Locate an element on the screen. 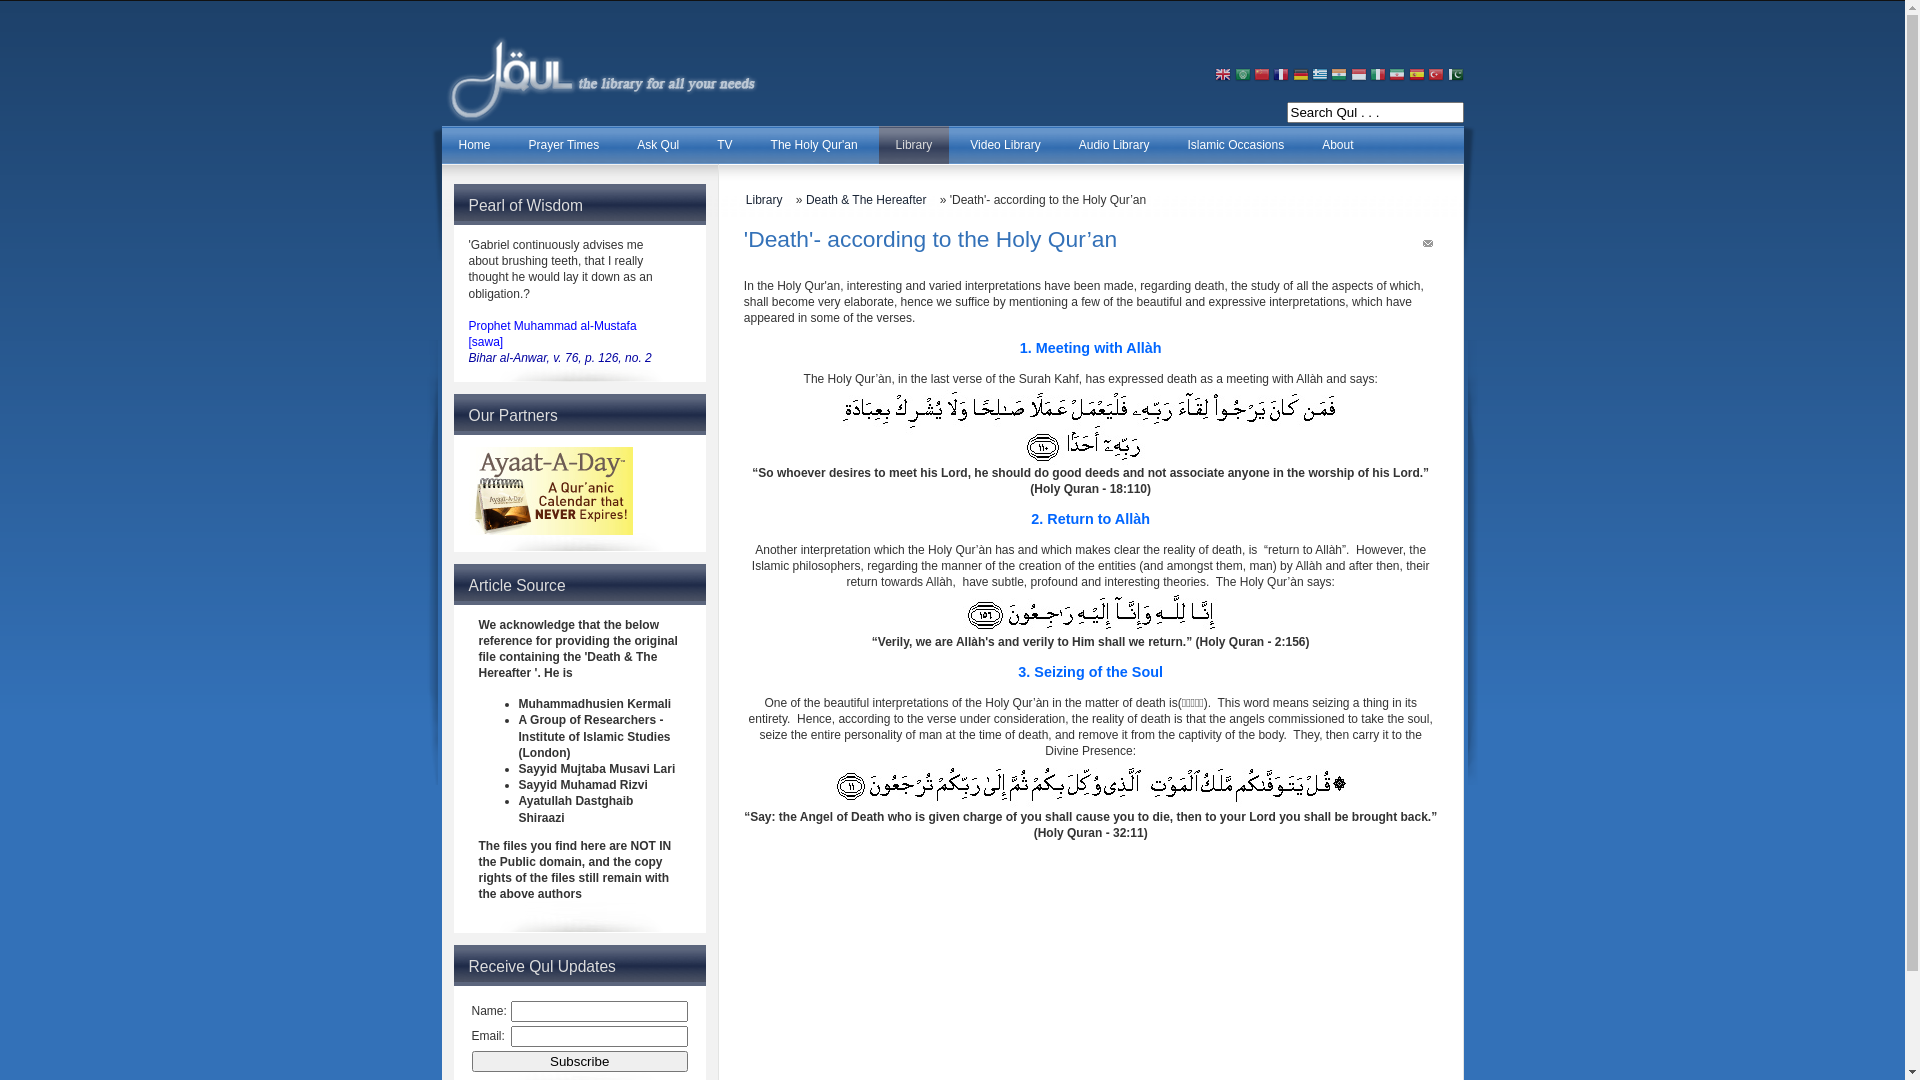  'Home' is located at coordinates (474, 144).